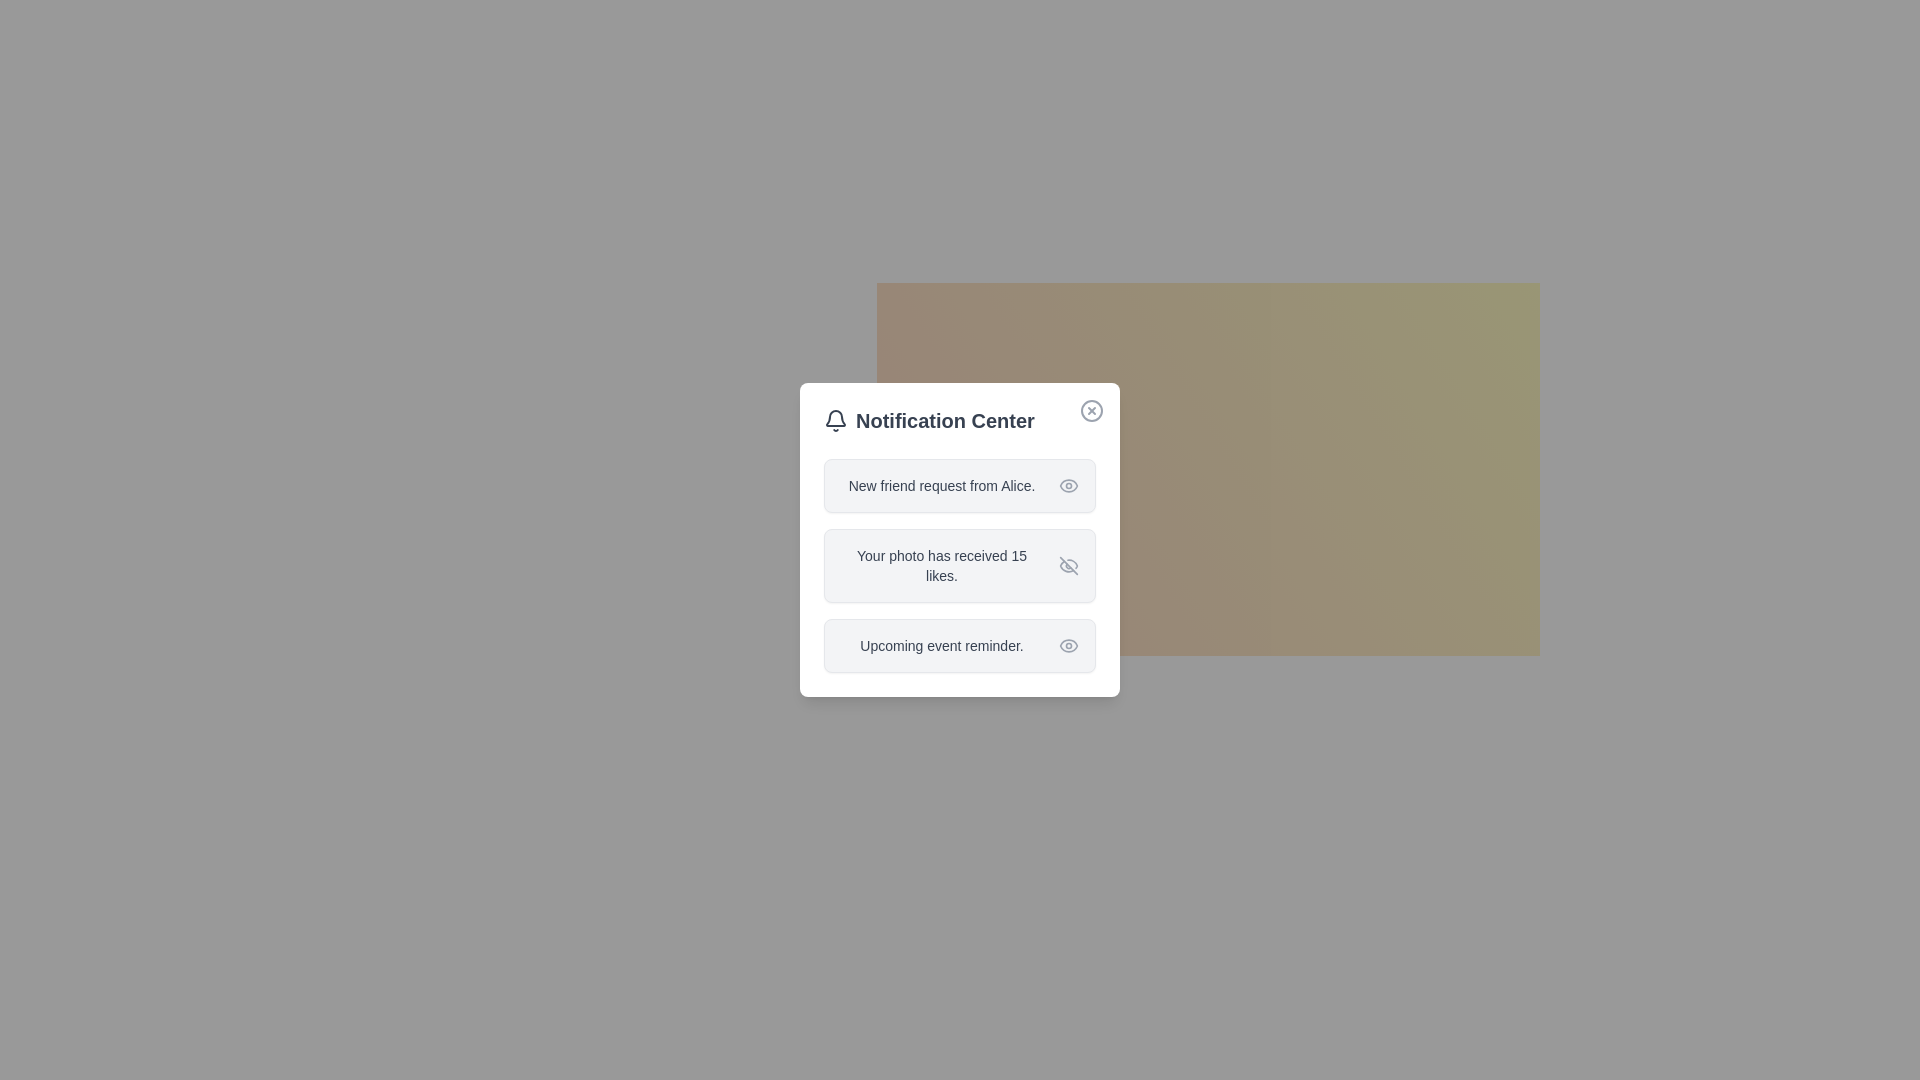 Image resolution: width=1920 pixels, height=1080 pixels. What do you see at coordinates (940, 645) in the screenshot?
I see `the textual label displaying 'Upcoming event reminder.' which is located in the third entry of the Notification Center panel` at bounding box center [940, 645].